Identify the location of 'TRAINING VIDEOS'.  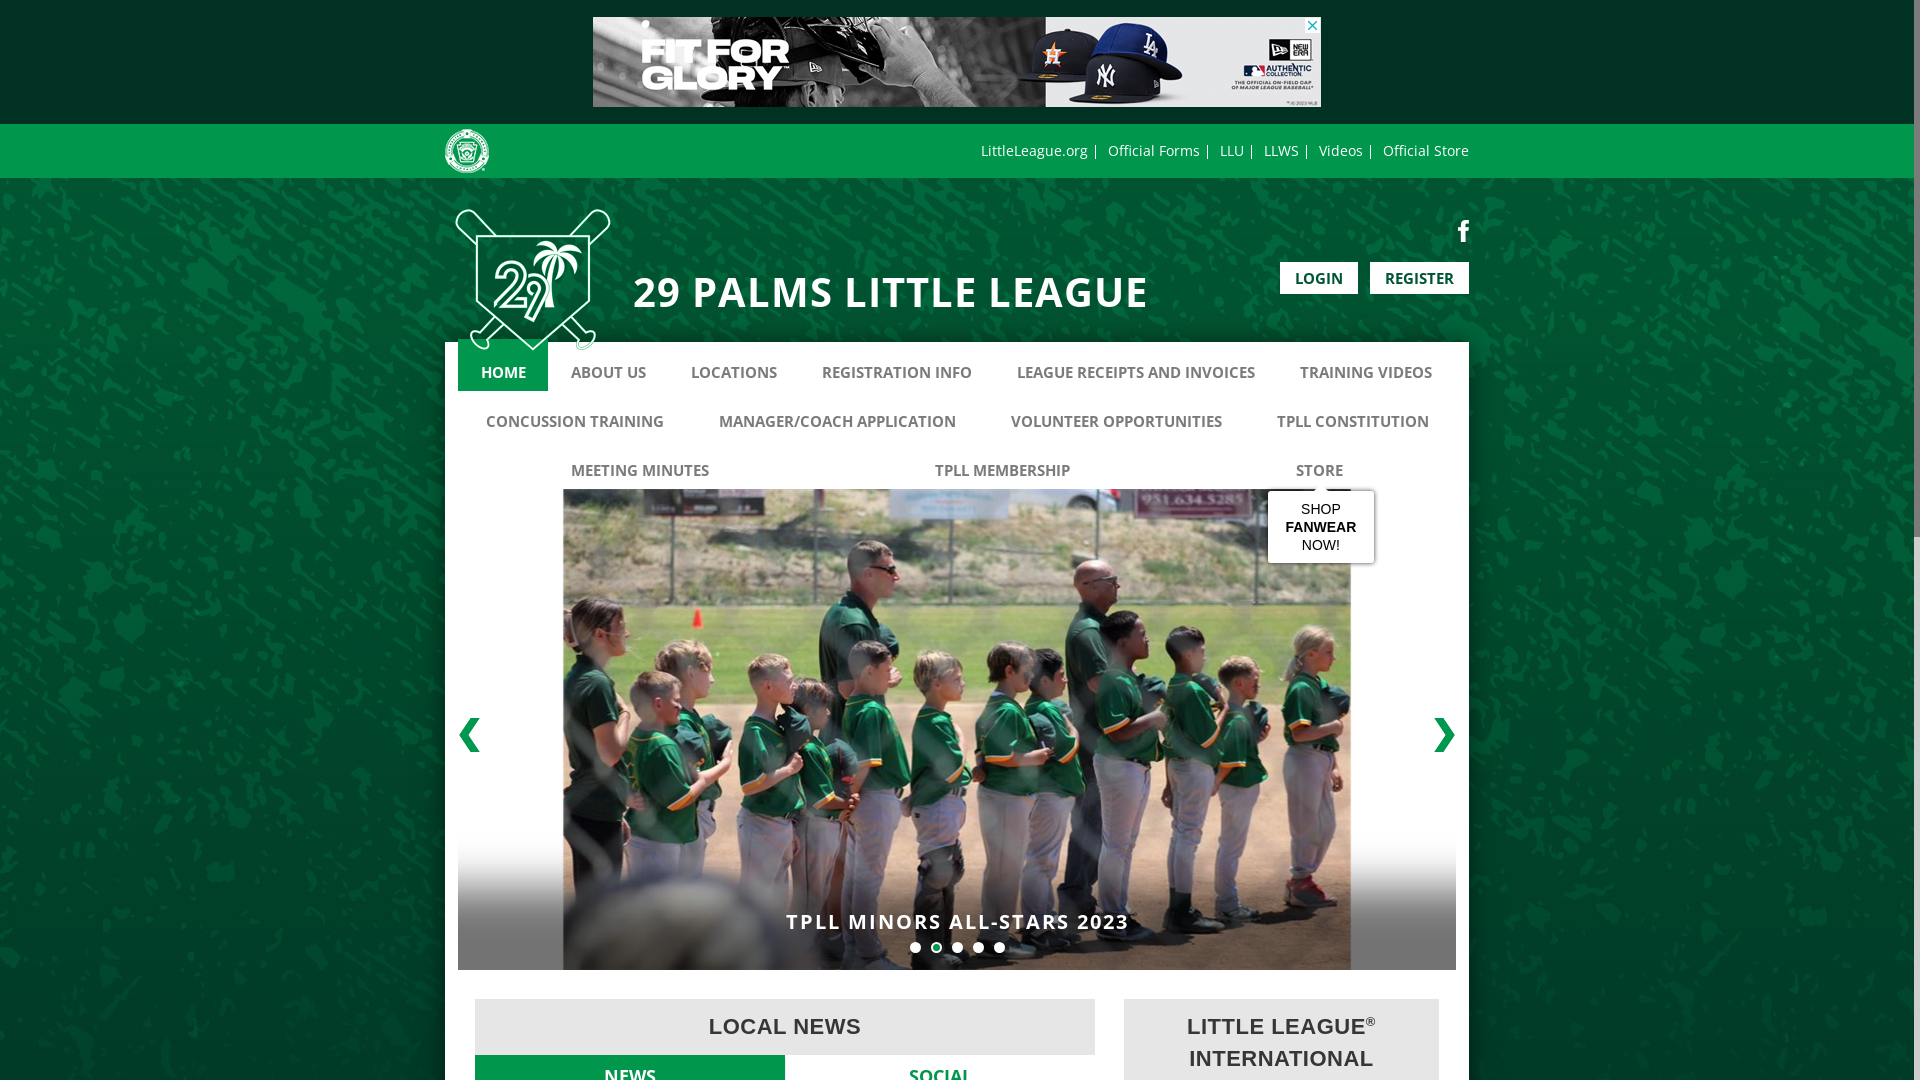
(1364, 365).